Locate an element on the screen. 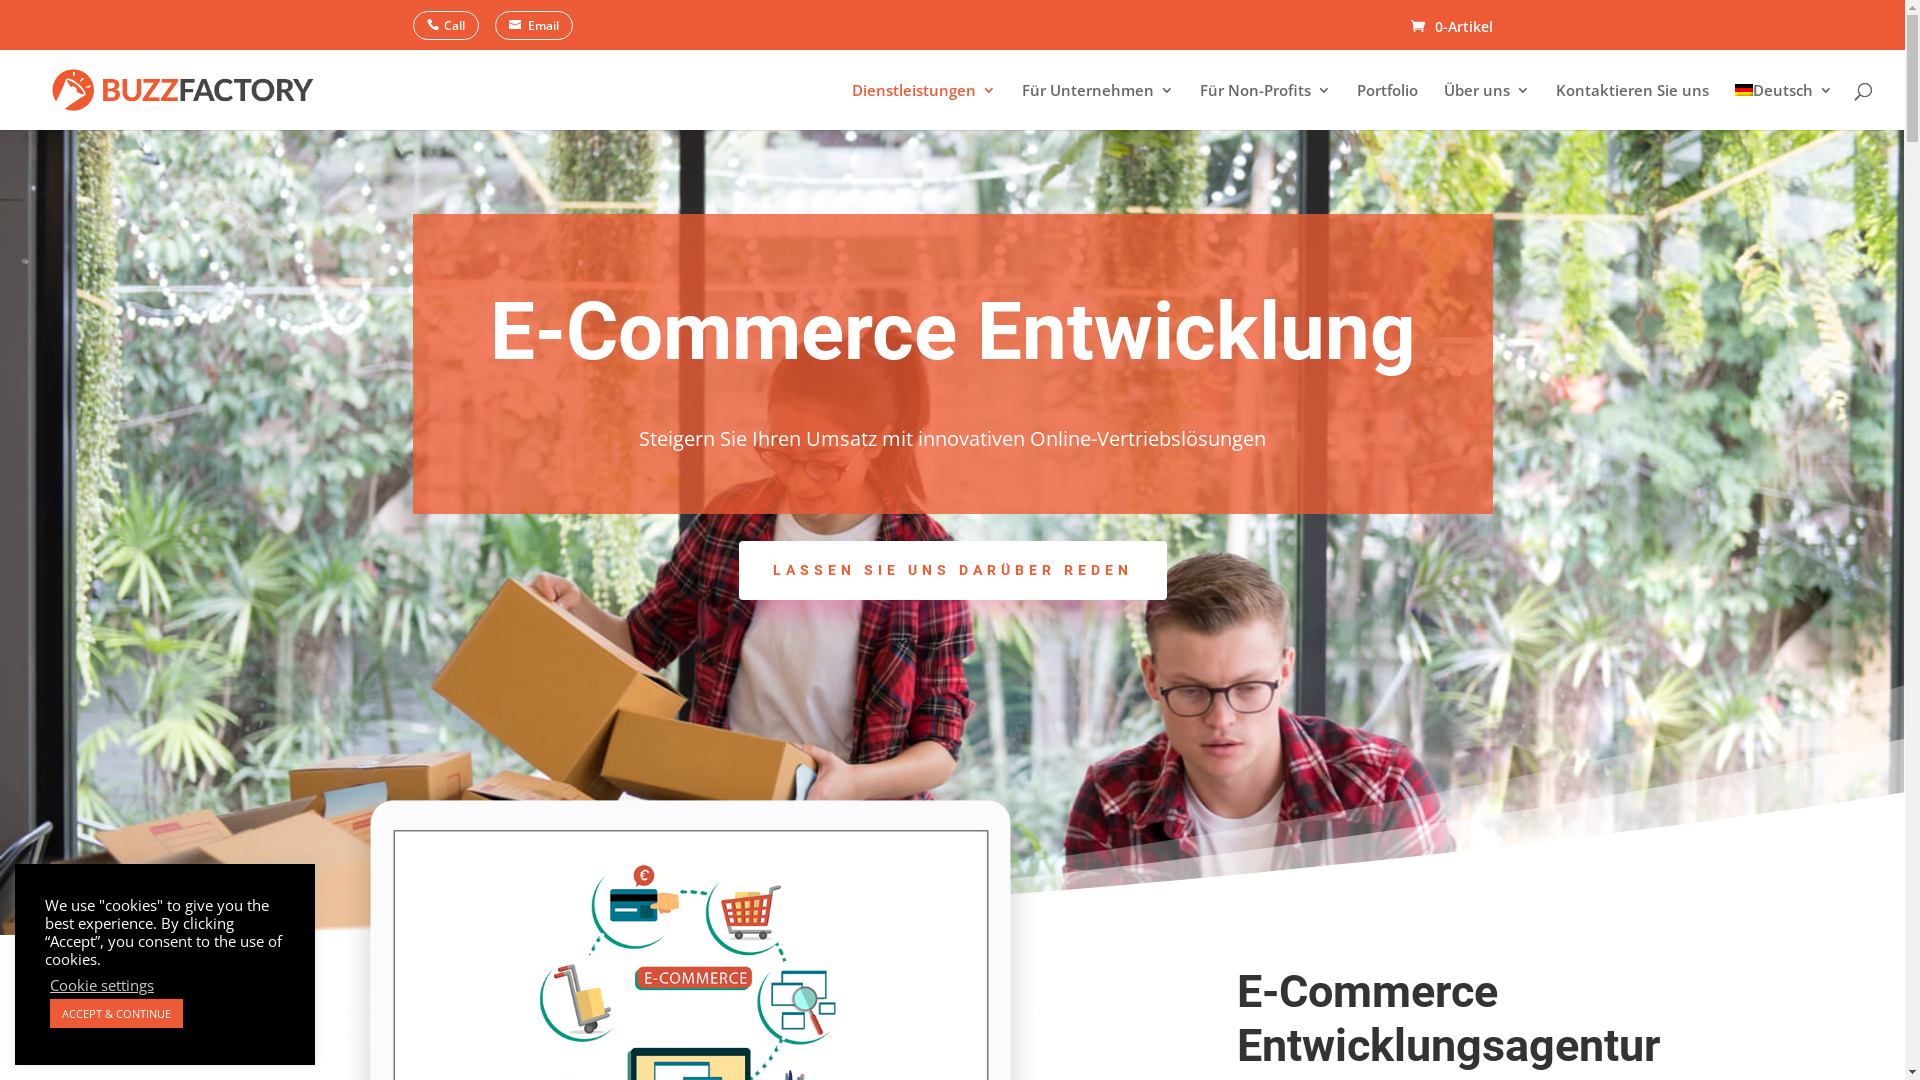 This screenshot has height=1080, width=1920. 'ACCEPT & CONTINUE' is located at coordinates (115, 1013).